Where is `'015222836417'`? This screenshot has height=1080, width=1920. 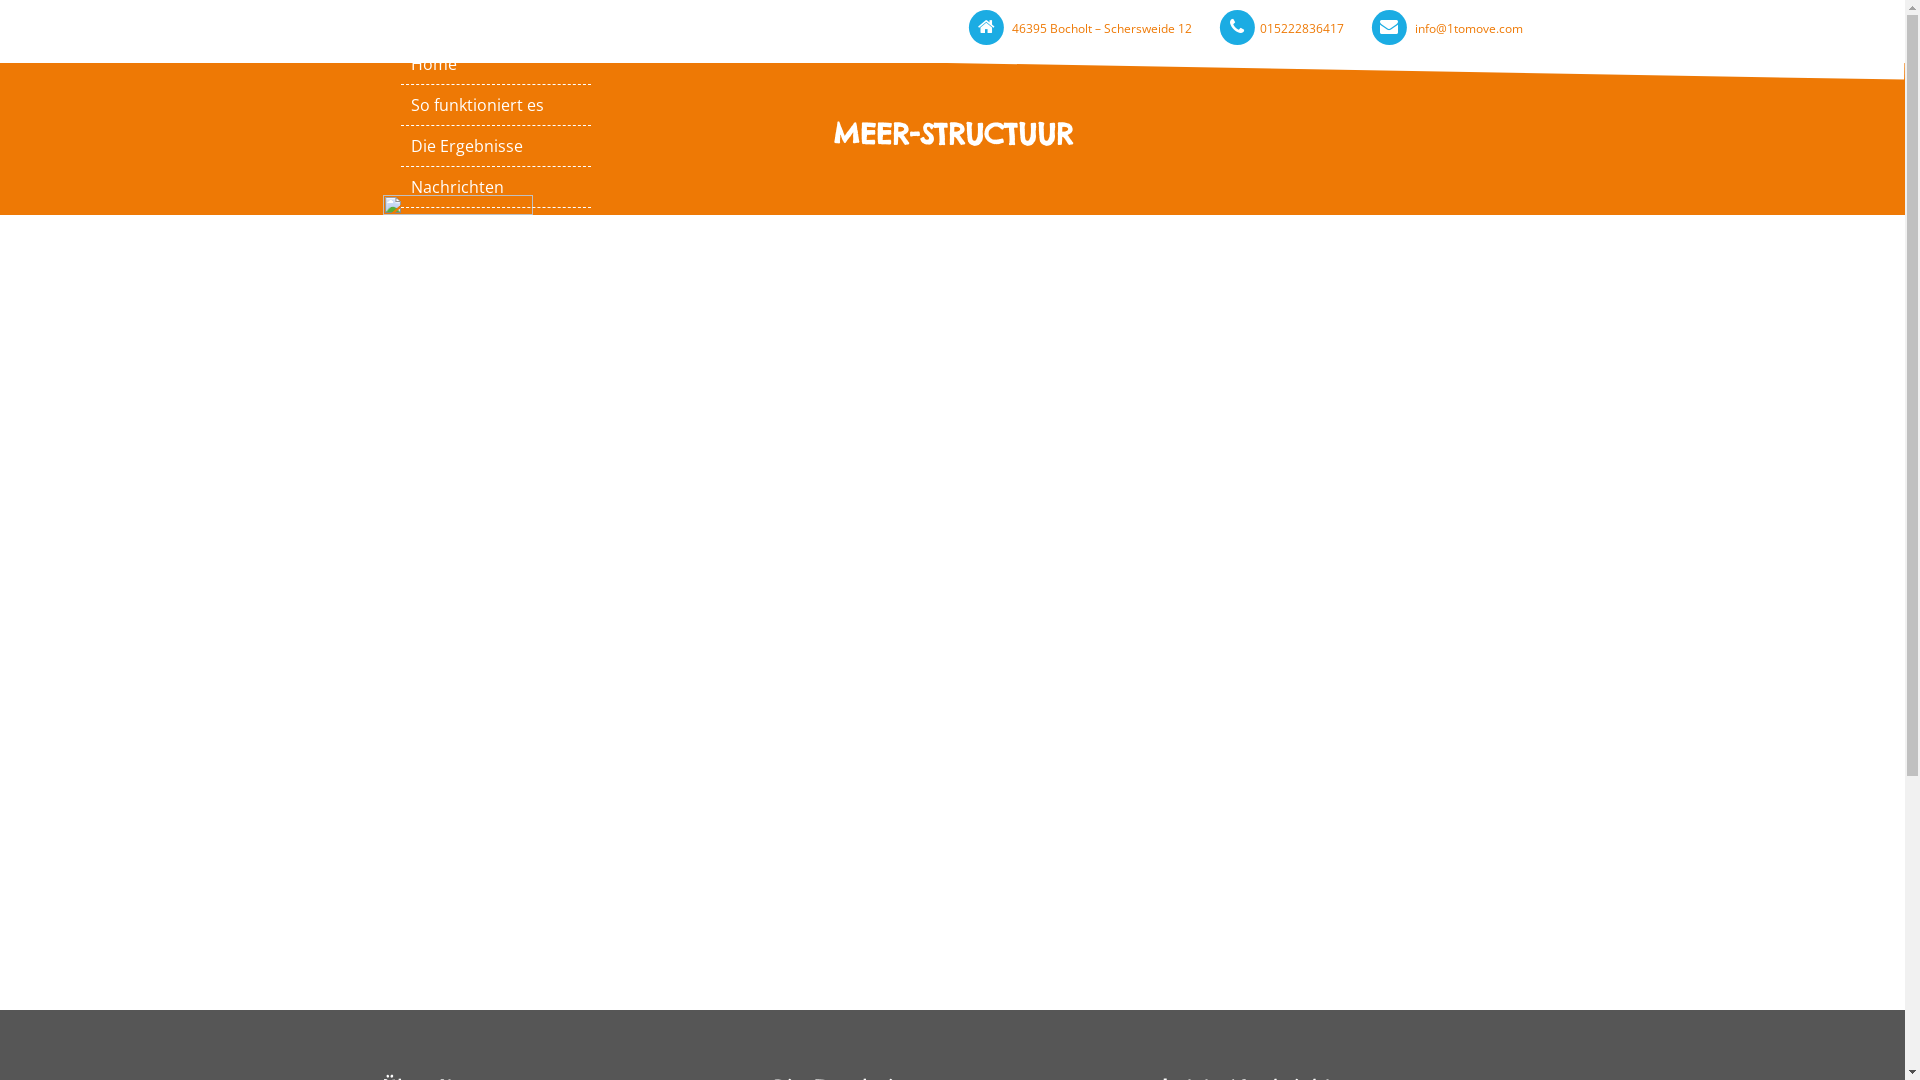 '015222836417' is located at coordinates (1300, 28).